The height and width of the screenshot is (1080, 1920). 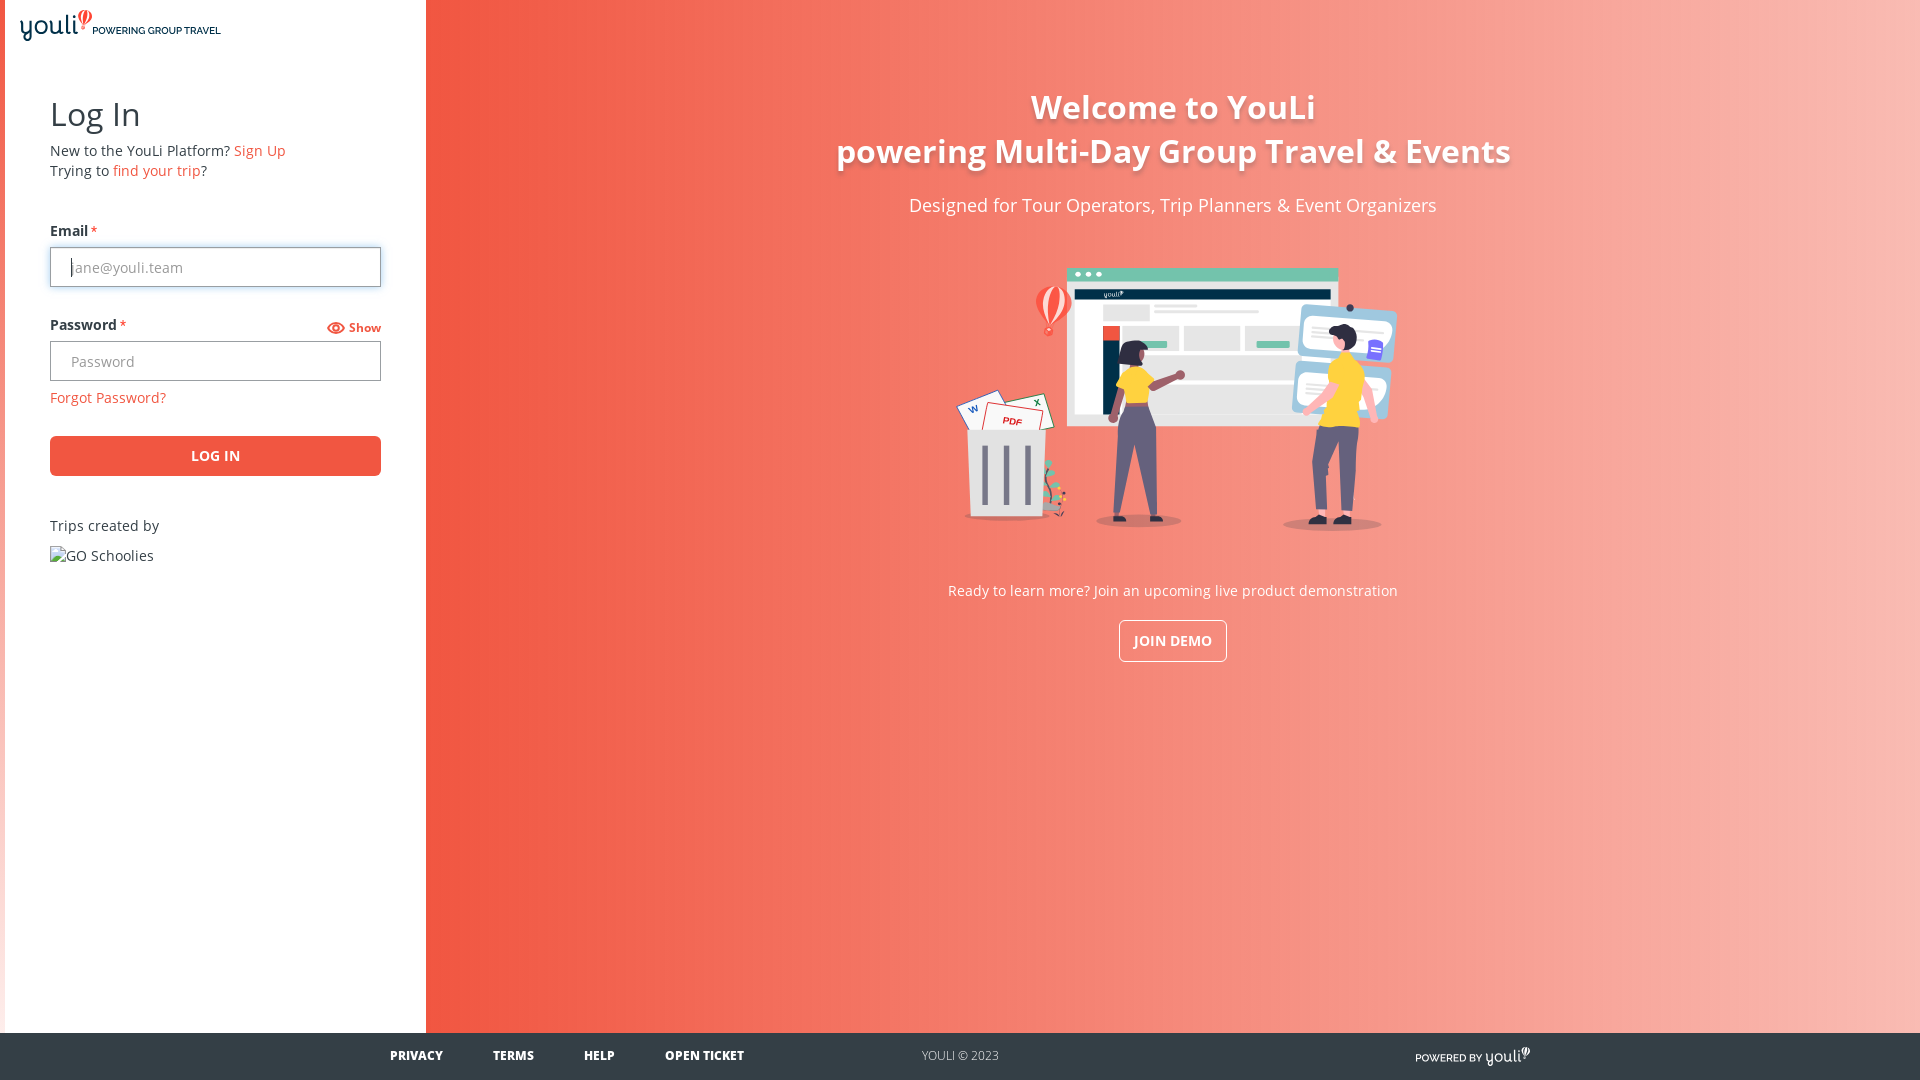 What do you see at coordinates (704, 1054) in the screenshot?
I see `'OPEN TICKET'` at bounding box center [704, 1054].